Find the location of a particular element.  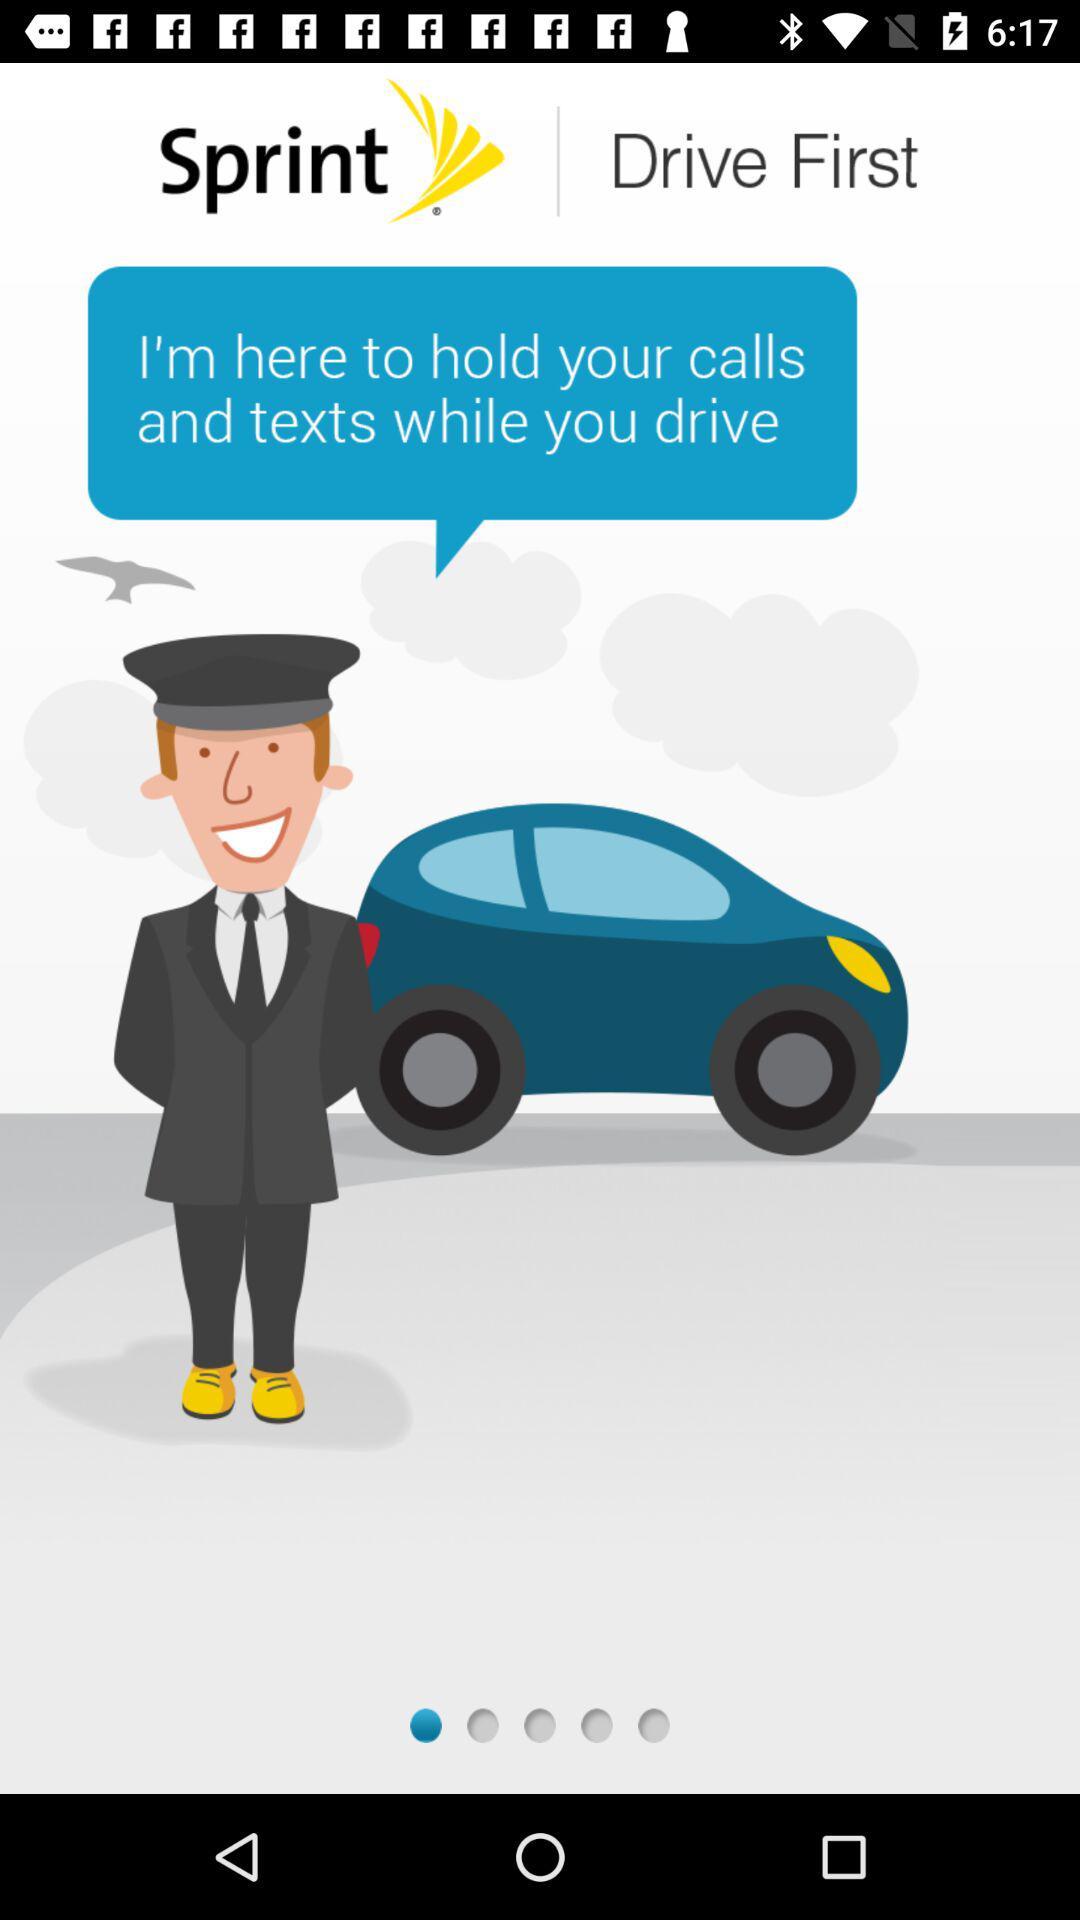

next screen is located at coordinates (596, 1724).